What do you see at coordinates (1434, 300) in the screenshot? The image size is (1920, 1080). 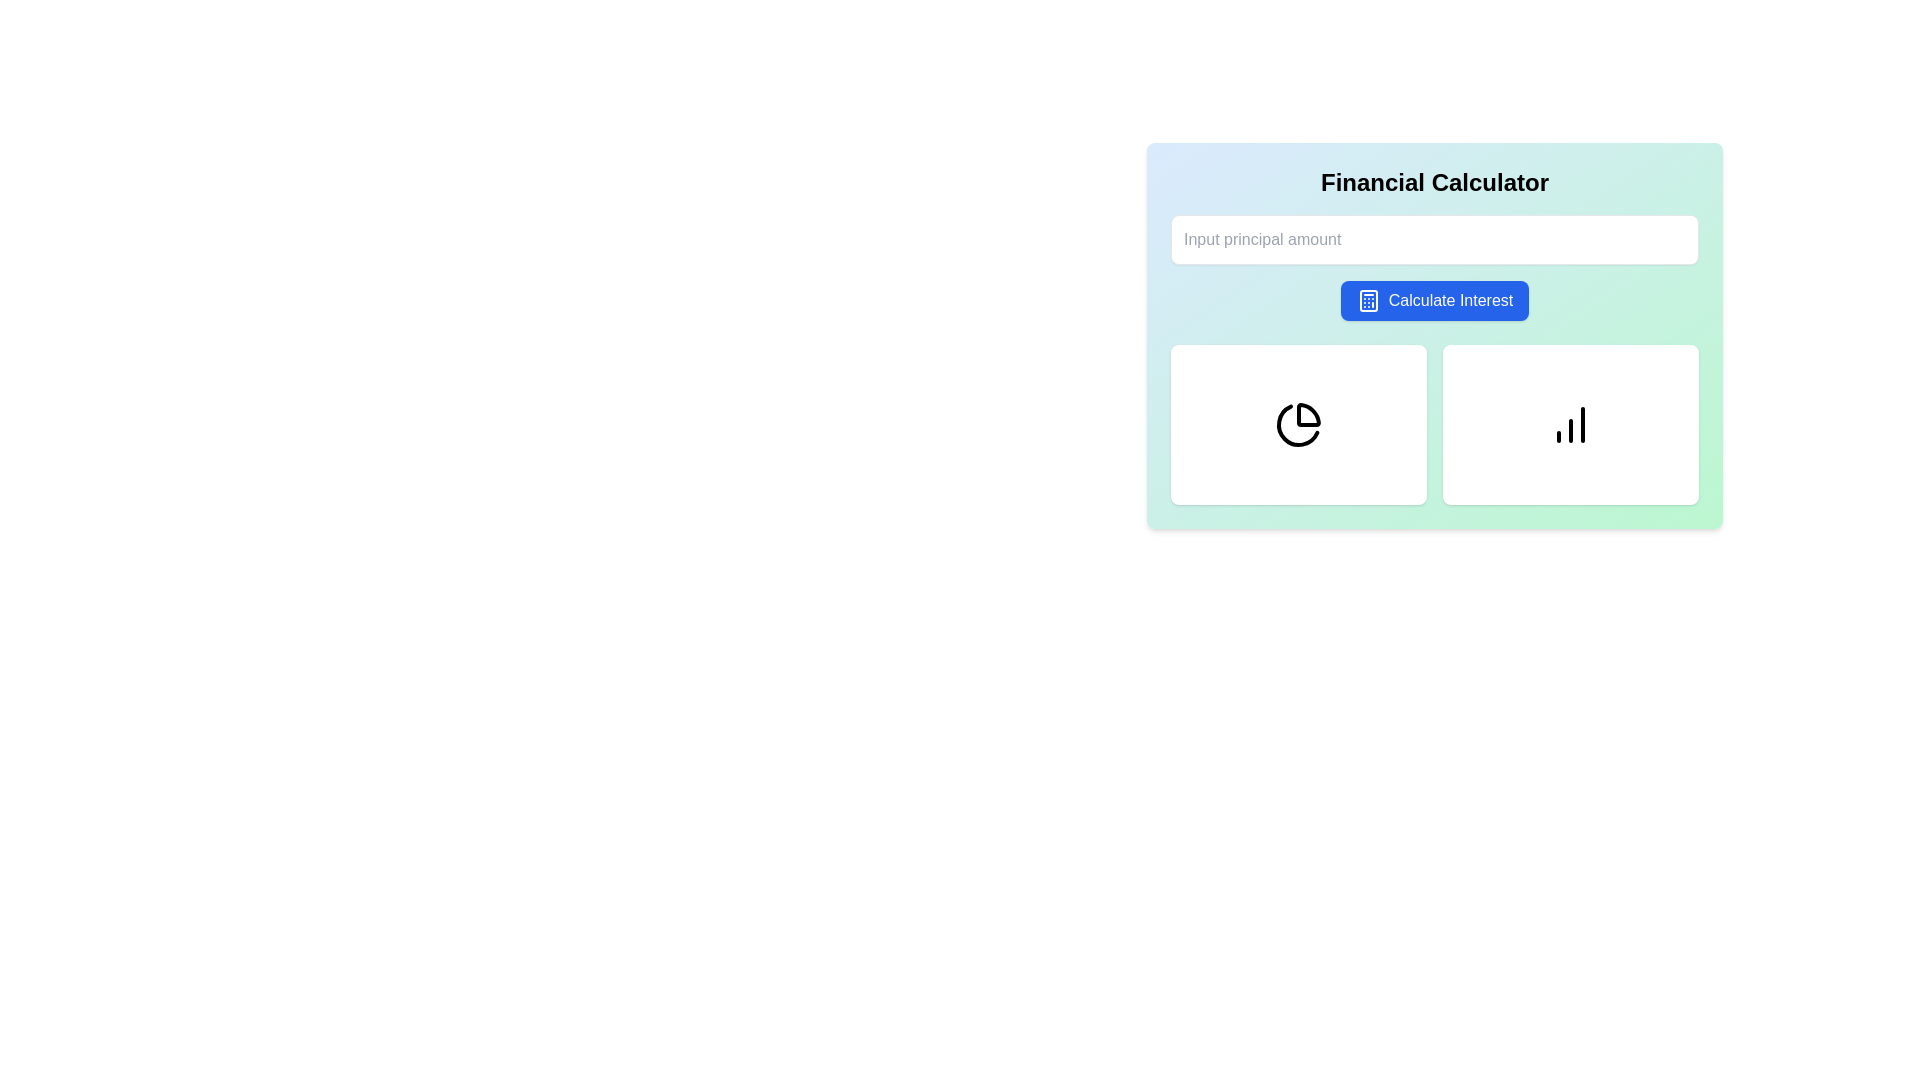 I see `the 'Calculate Interest' button with a blue background and white text located in the 'Financial Calculator' card` at bounding box center [1434, 300].